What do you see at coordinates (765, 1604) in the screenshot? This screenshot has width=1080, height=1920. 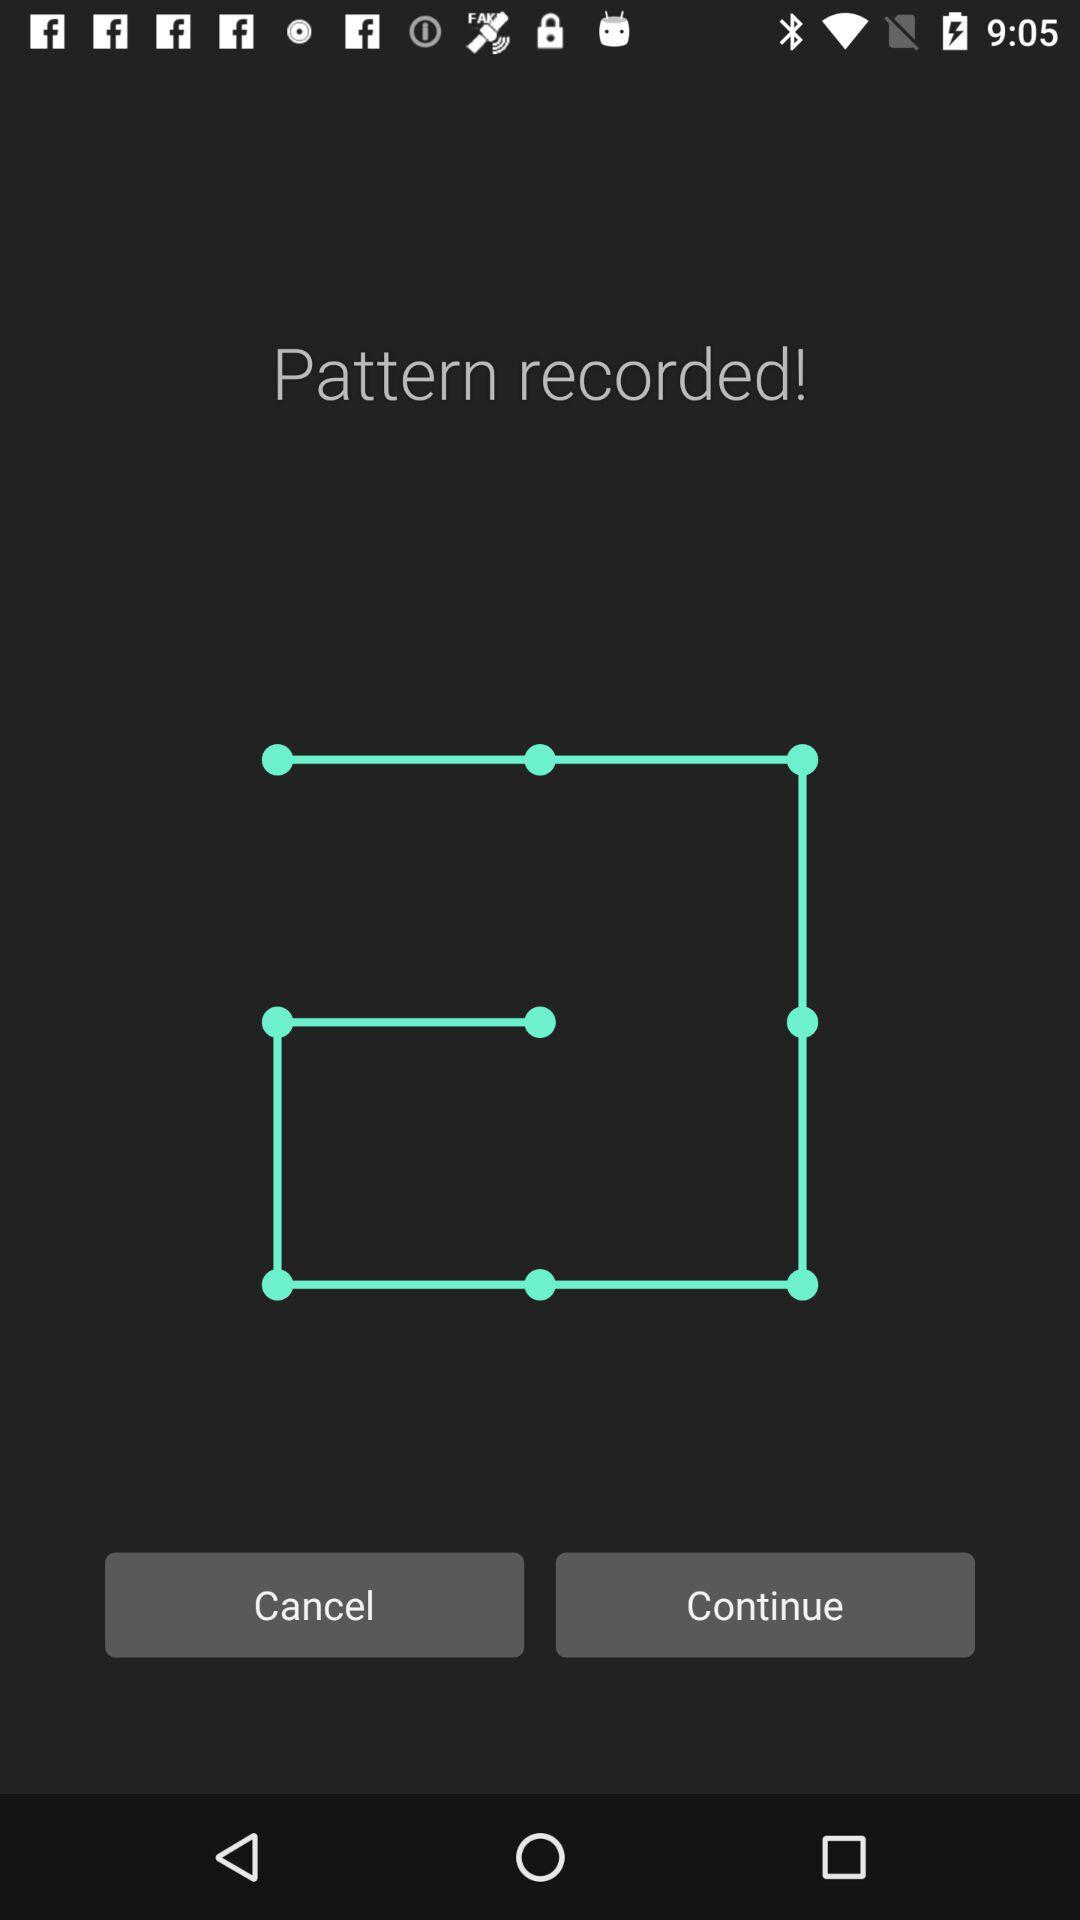 I see `continue at the bottom right corner` at bounding box center [765, 1604].